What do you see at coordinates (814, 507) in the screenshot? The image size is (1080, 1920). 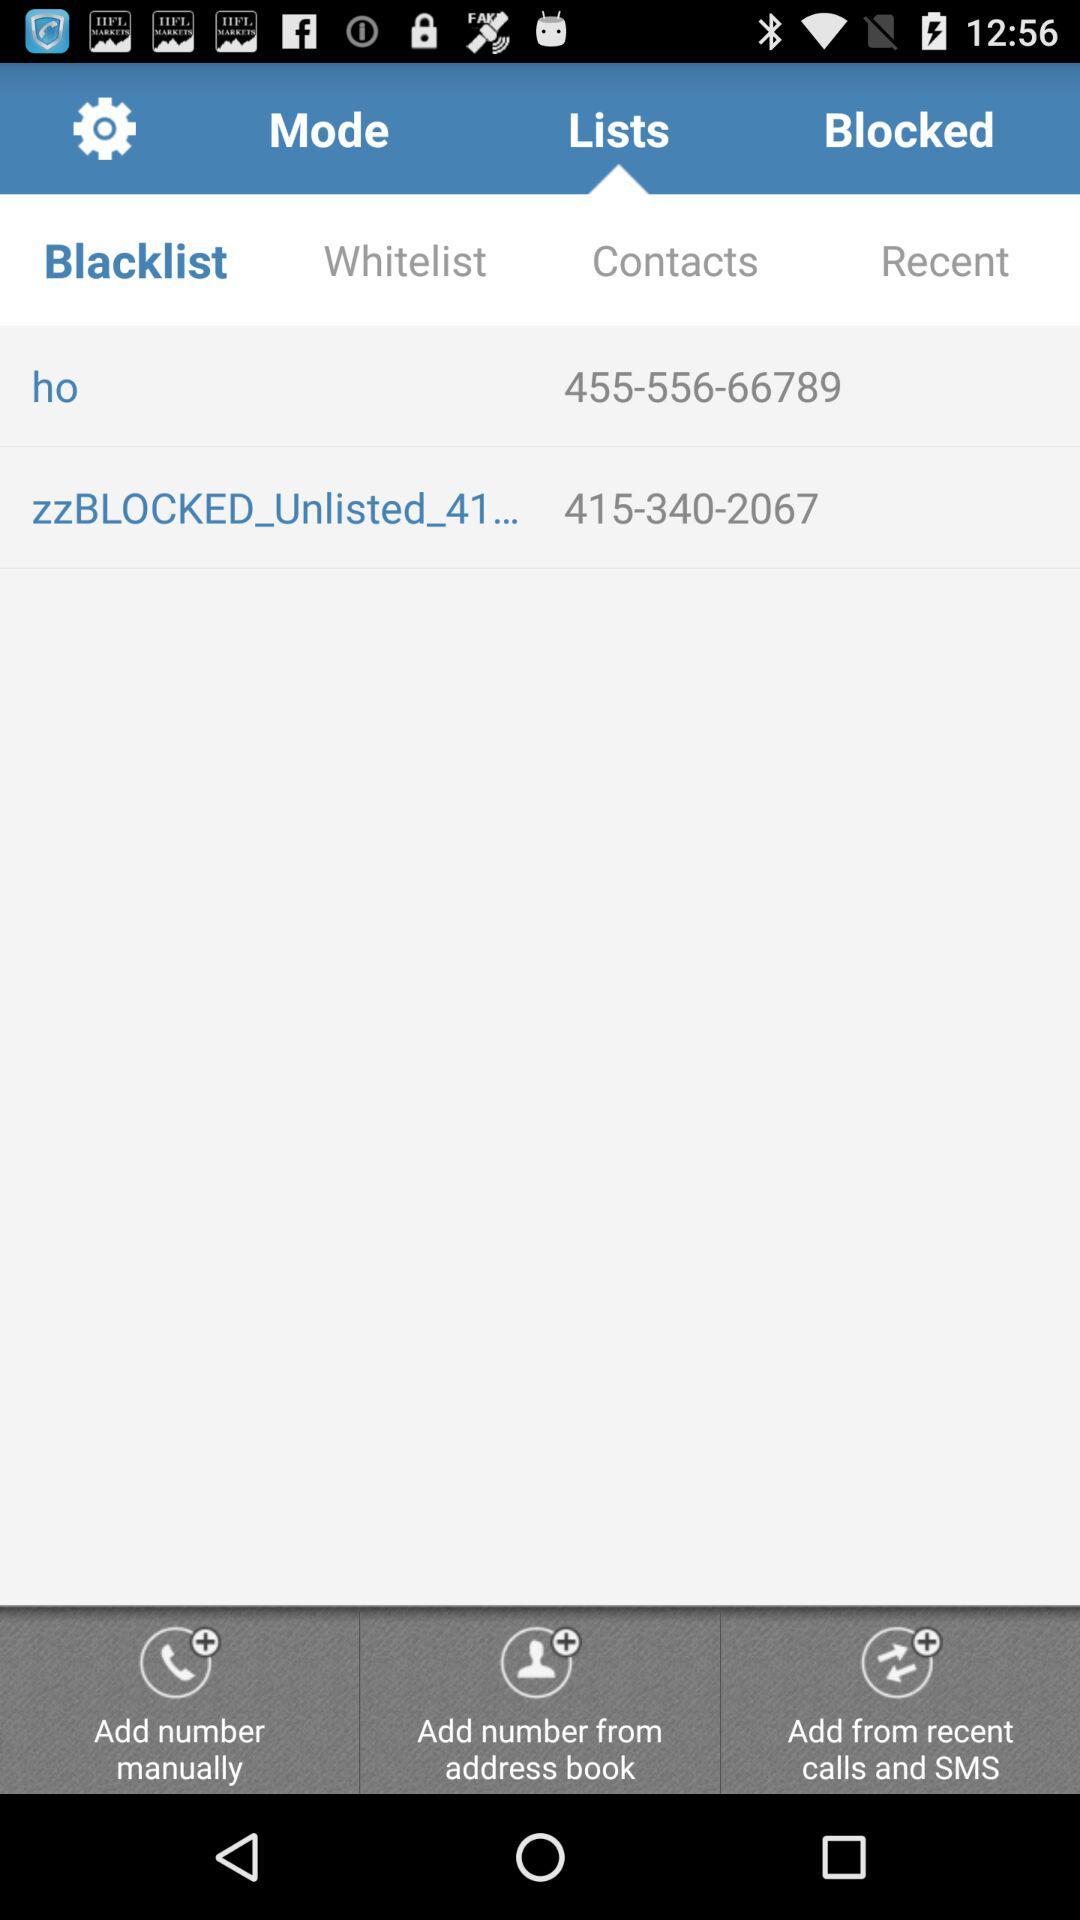 I see `the item next to zzblocked_unlisted_4153402067` at bounding box center [814, 507].